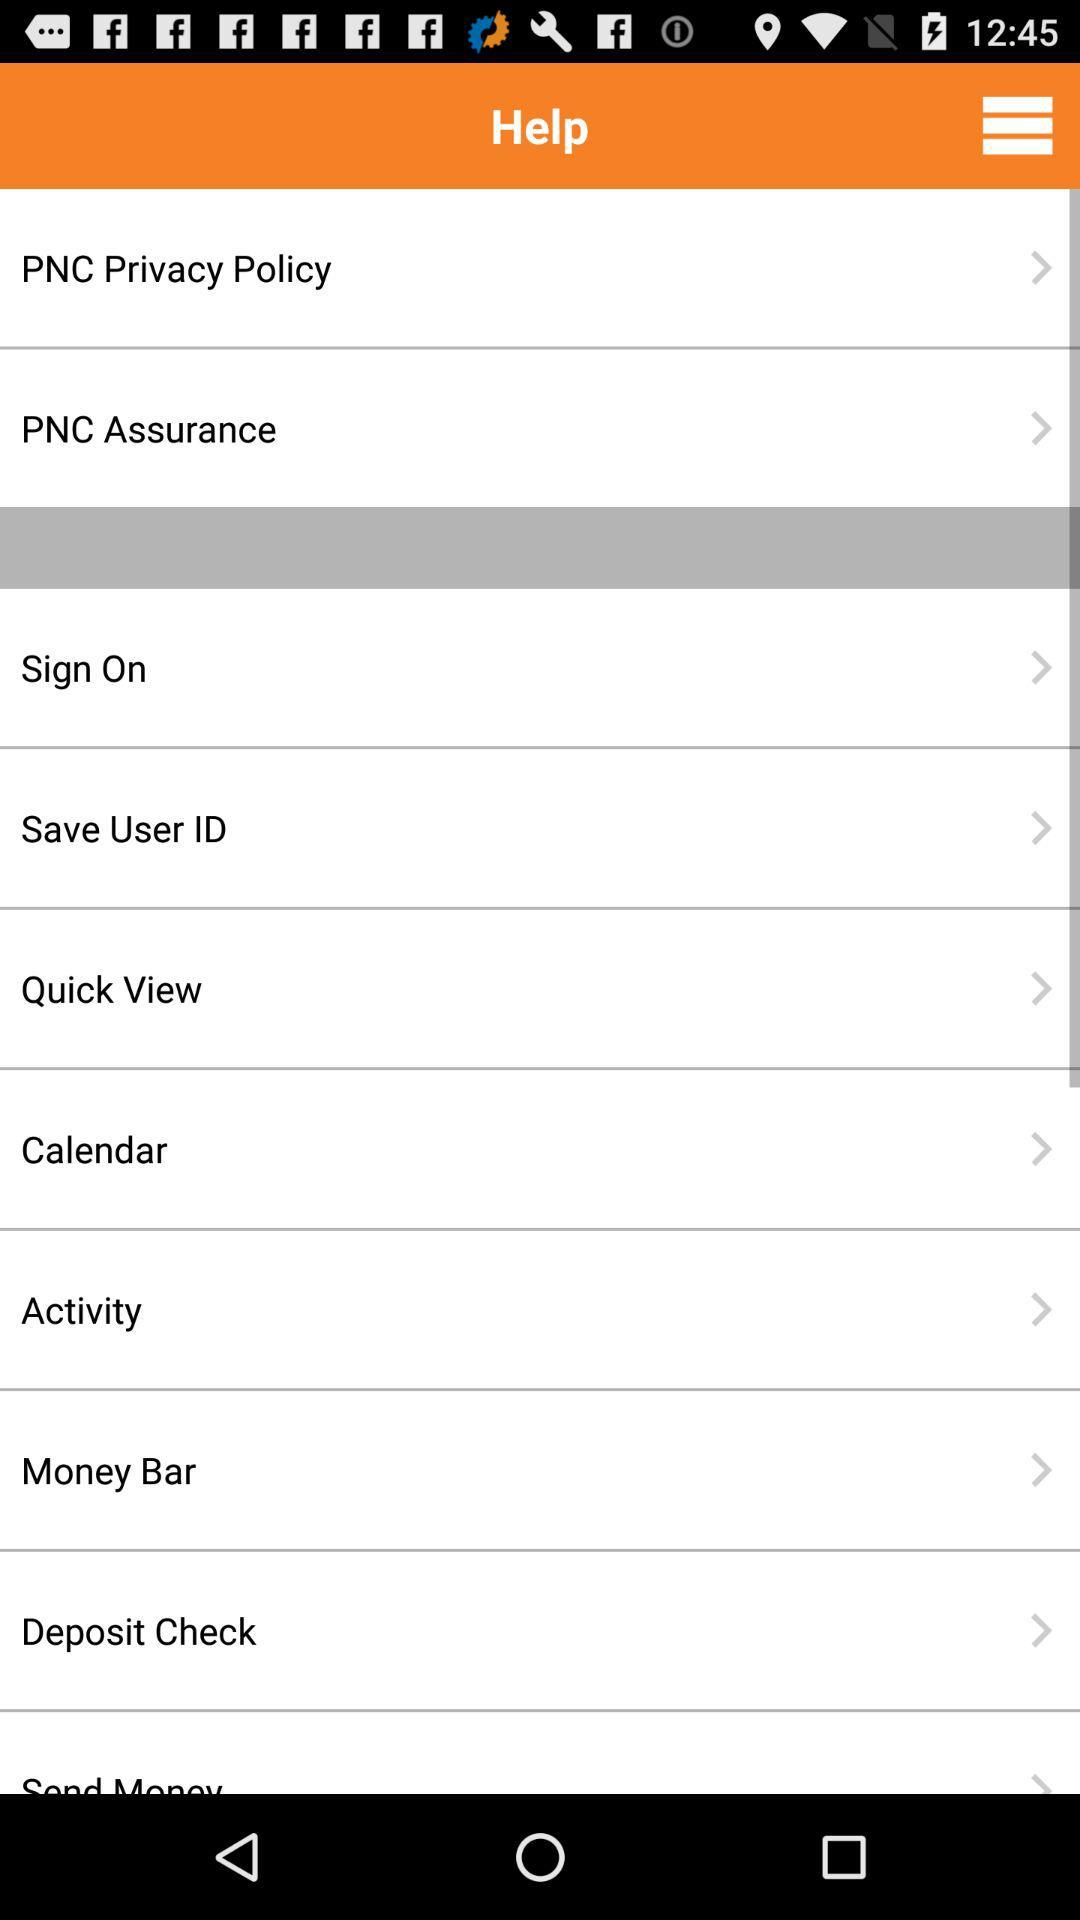 The height and width of the screenshot is (1920, 1080). Describe the element at coordinates (1040, 1469) in the screenshot. I see `the eight arrow from top` at that location.